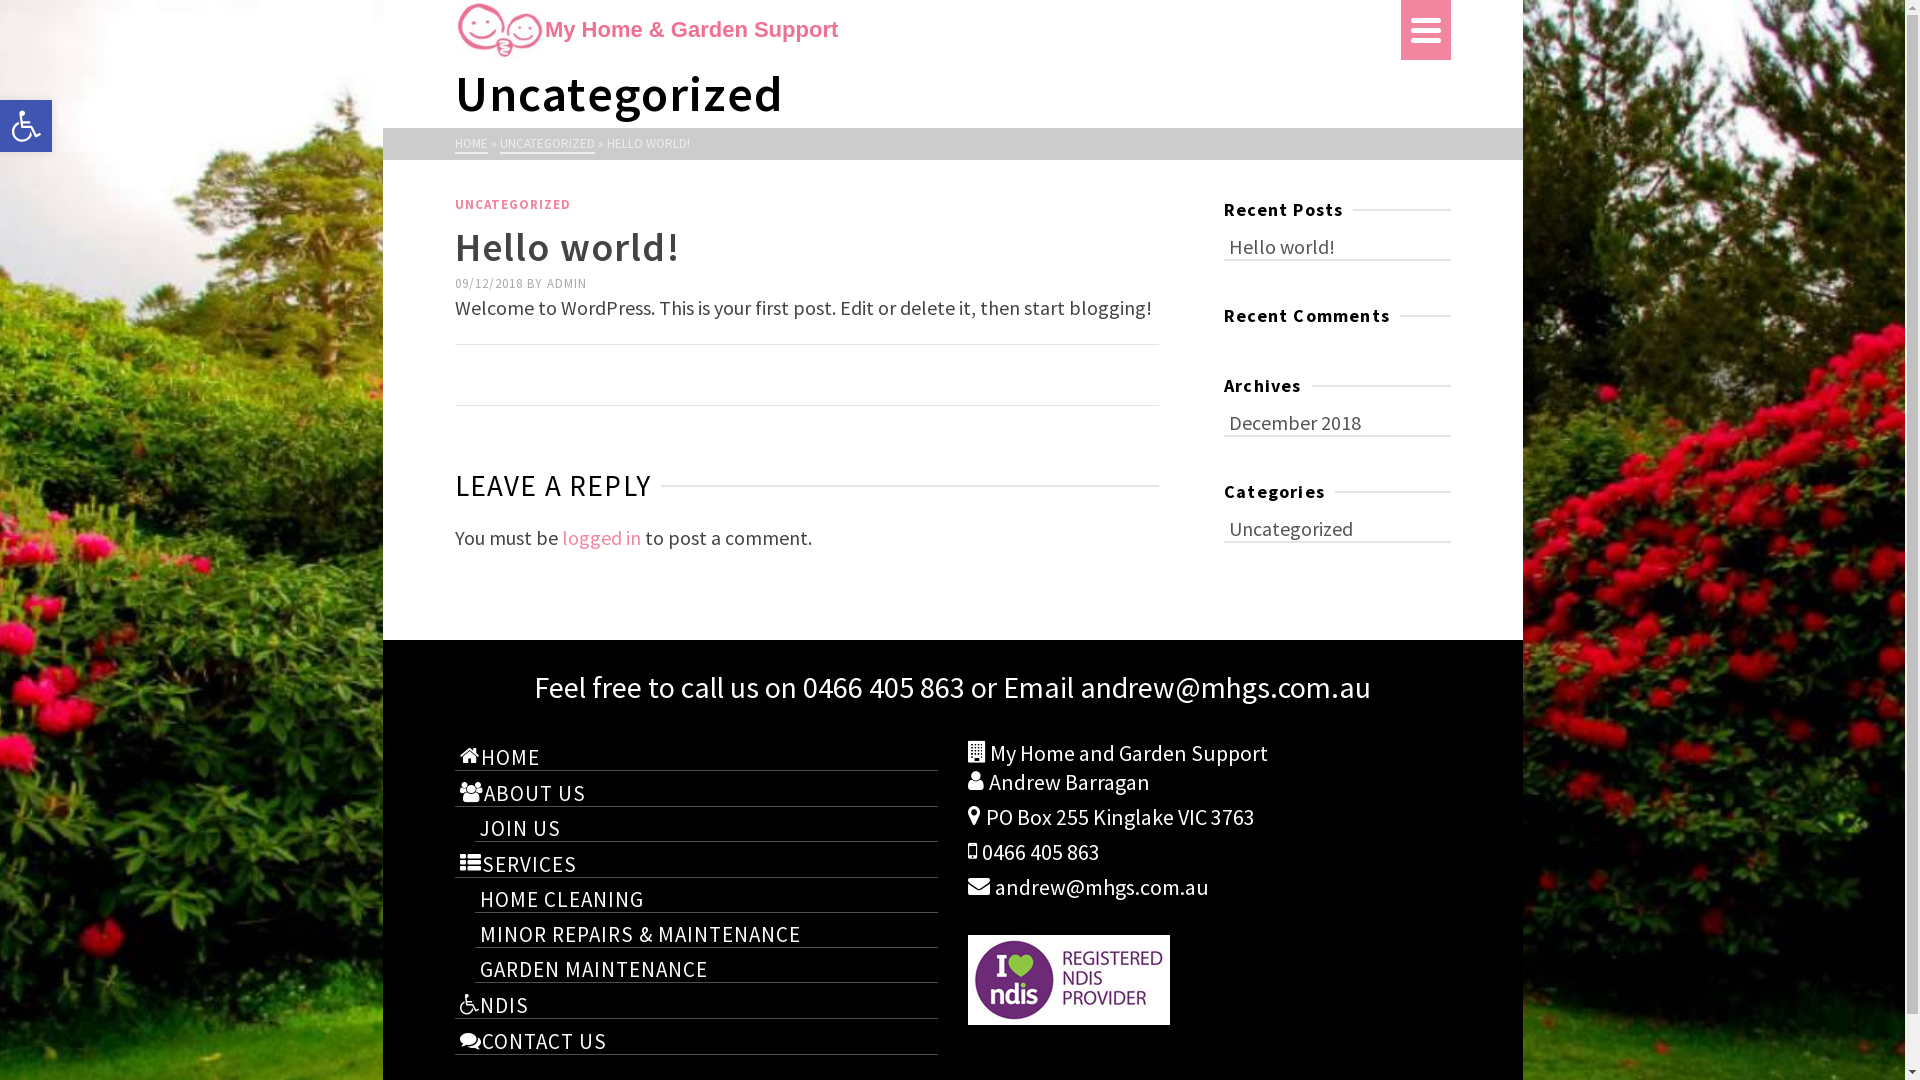  What do you see at coordinates (25, 126) in the screenshot?
I see `'Open toolbar` at bounding box center [25, 126].